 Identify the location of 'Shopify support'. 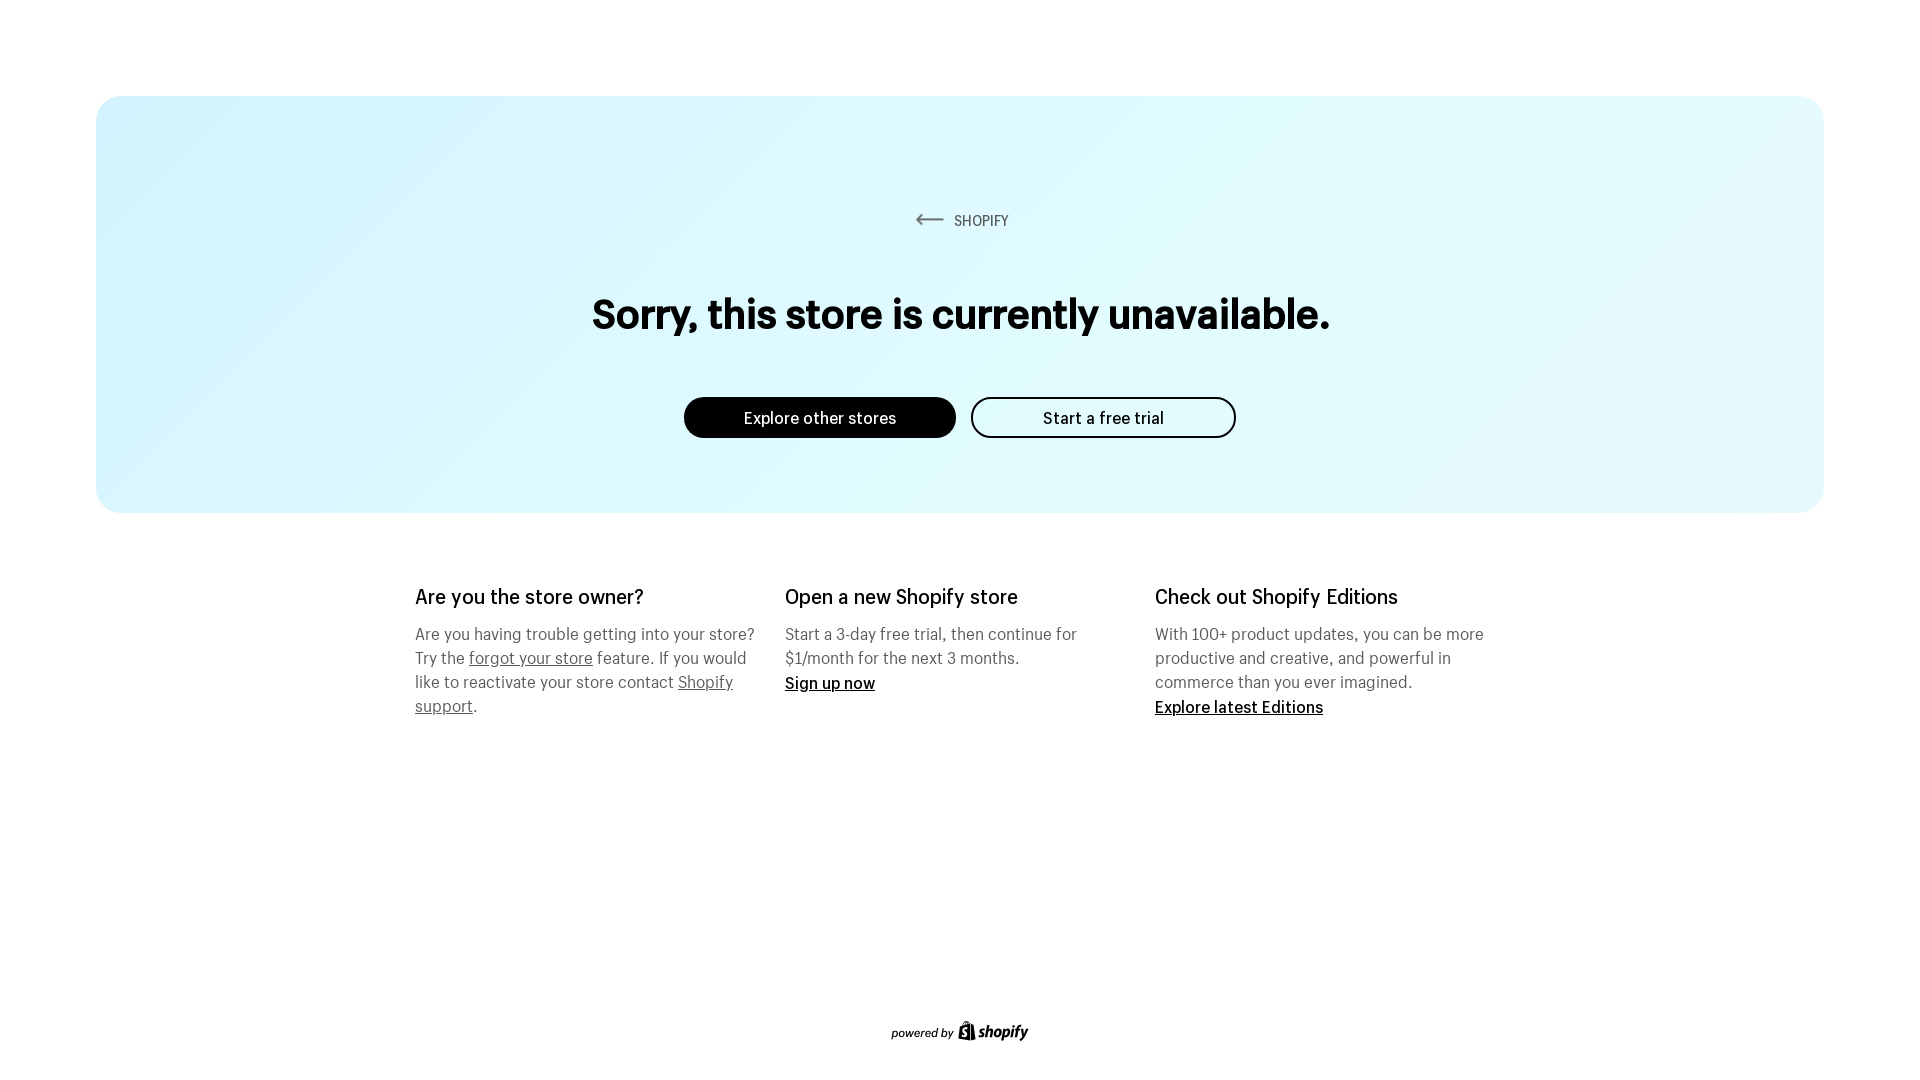
(573, 689).